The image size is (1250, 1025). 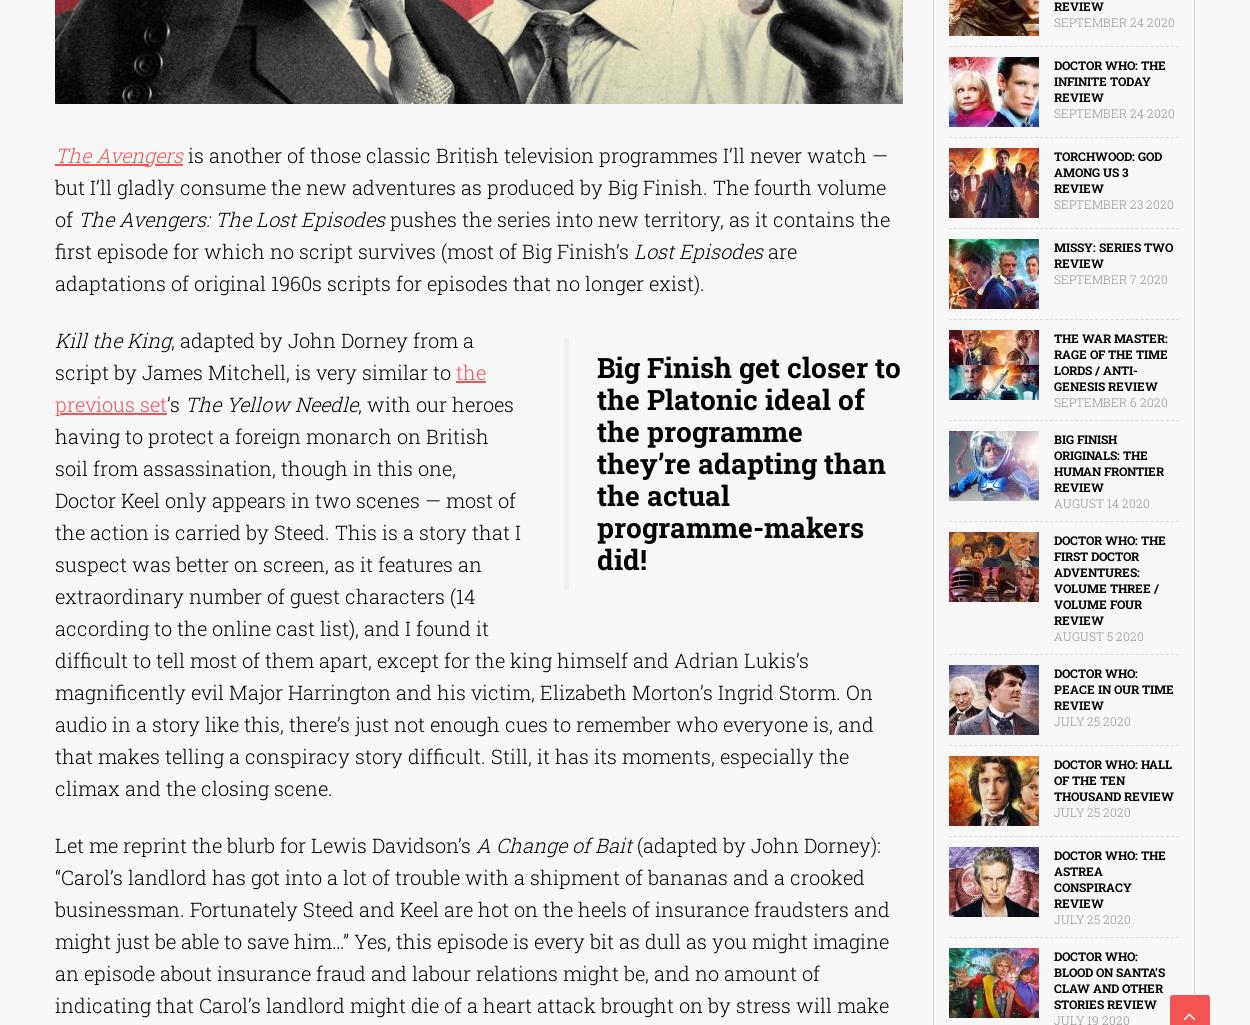 I want to click on 'Doctor Who: Peace in Our Time review', so click(x=1112, y=689).